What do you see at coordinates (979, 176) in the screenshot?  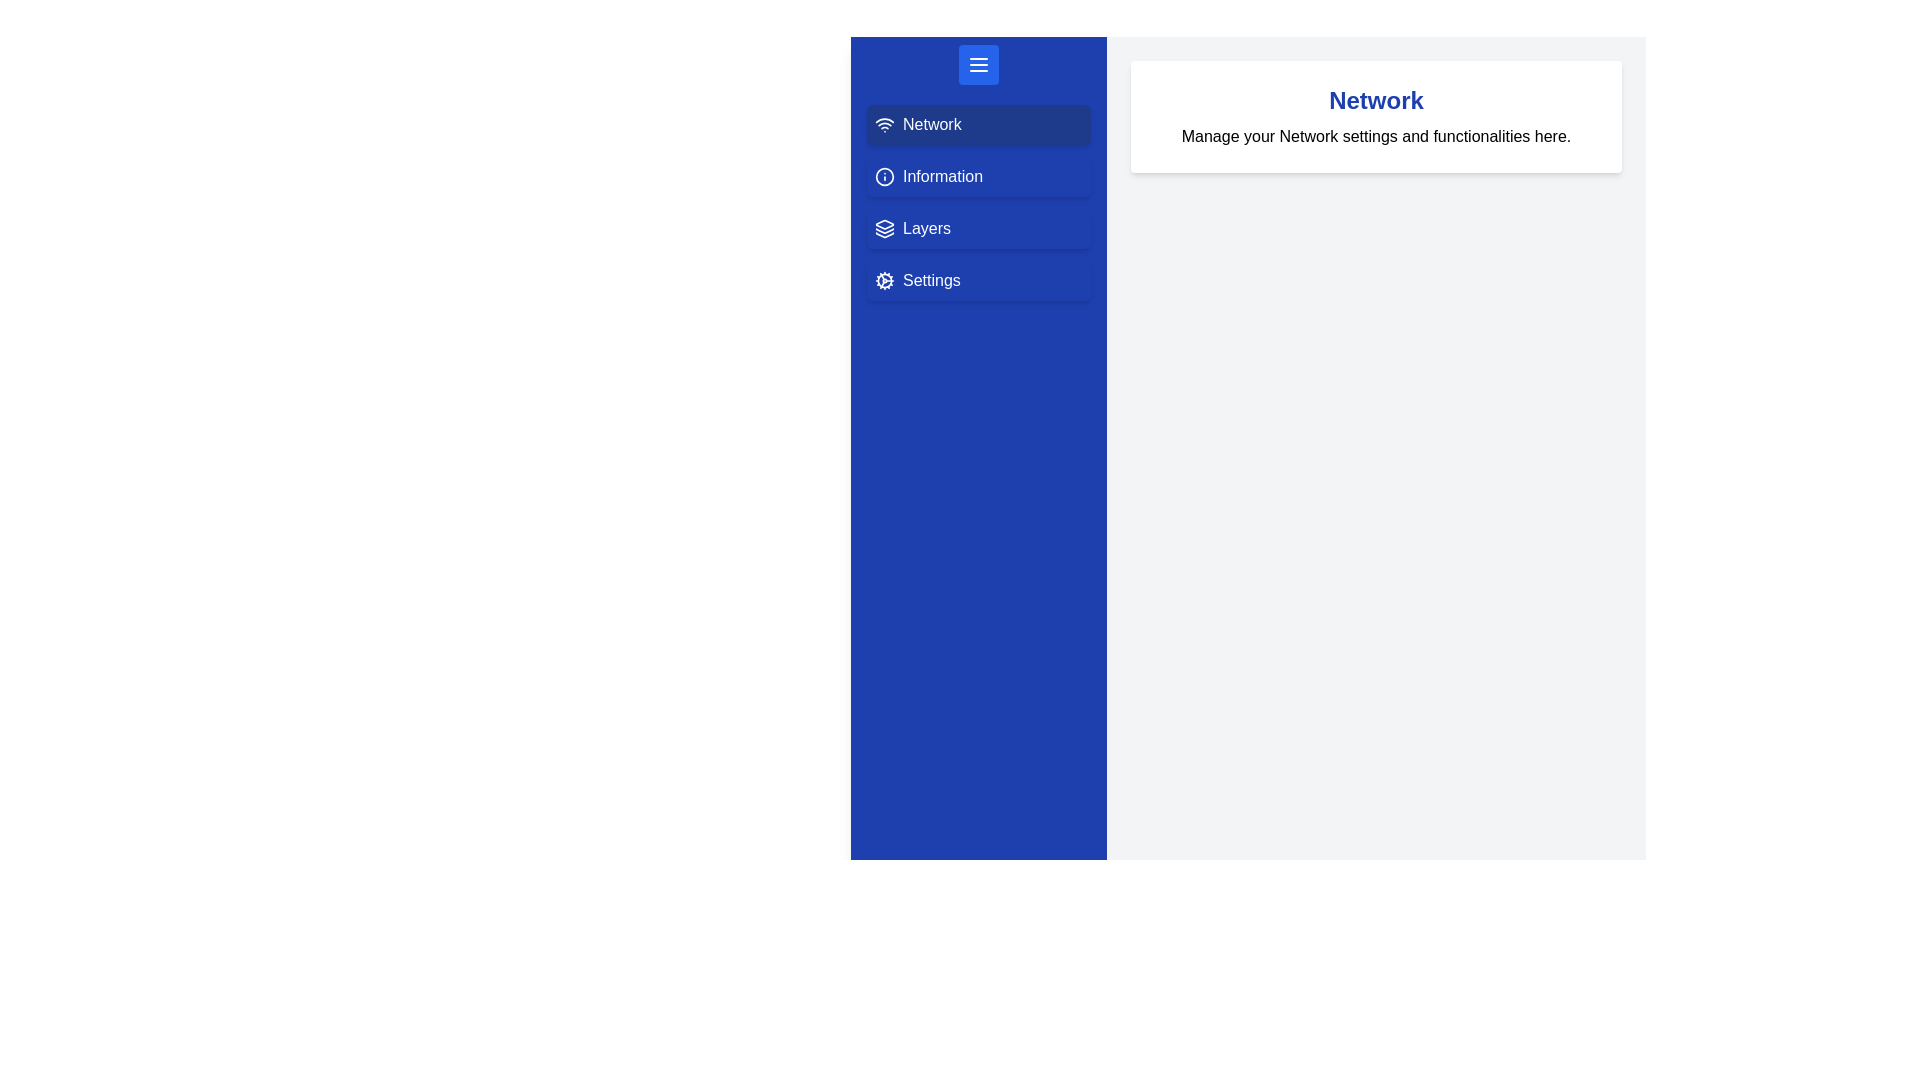 I see `the drawer option labeled 'Information' to observe the hover effect` at bounding box center [979, 176].